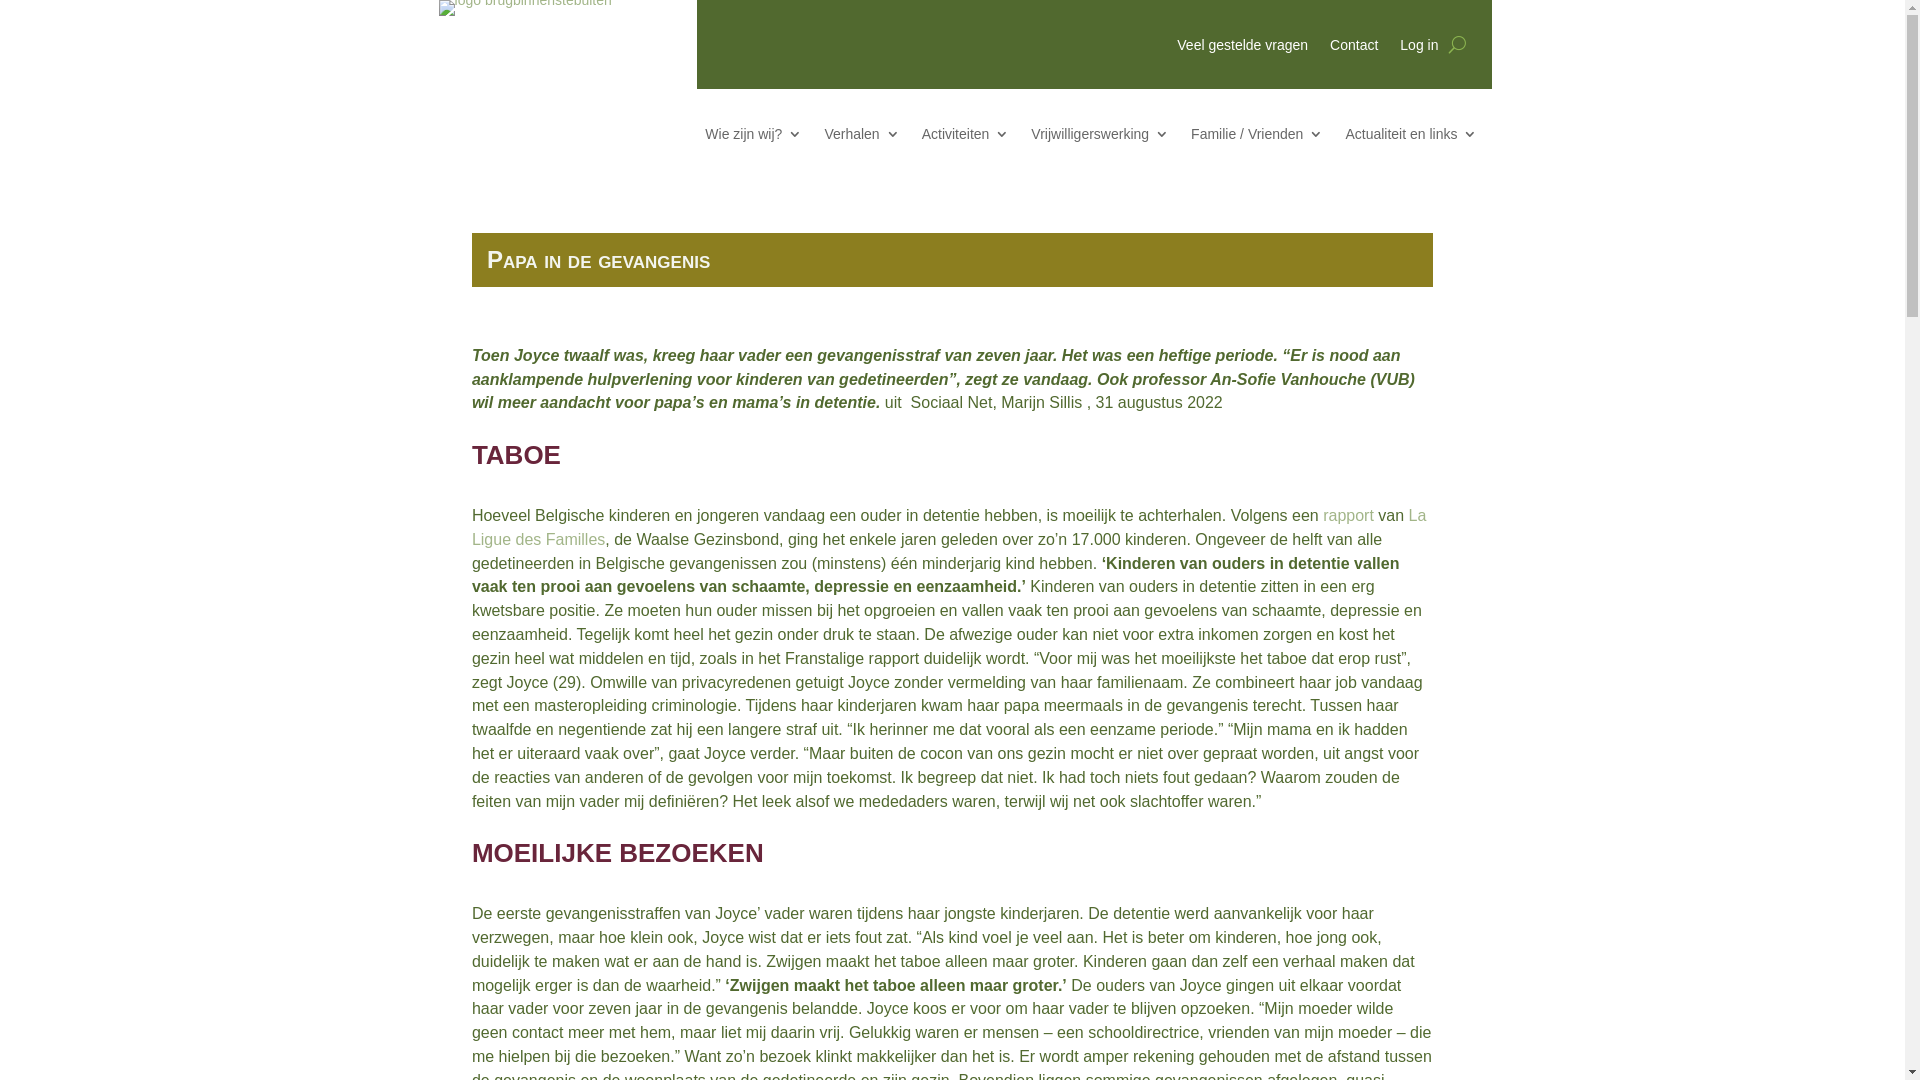 The width and height of the screenshot is (1920, 1080). What do you see at coordinates (752, 137) in the screenshot?
I see `'Wie zijn wij?'` at bounding box center [752, 137].